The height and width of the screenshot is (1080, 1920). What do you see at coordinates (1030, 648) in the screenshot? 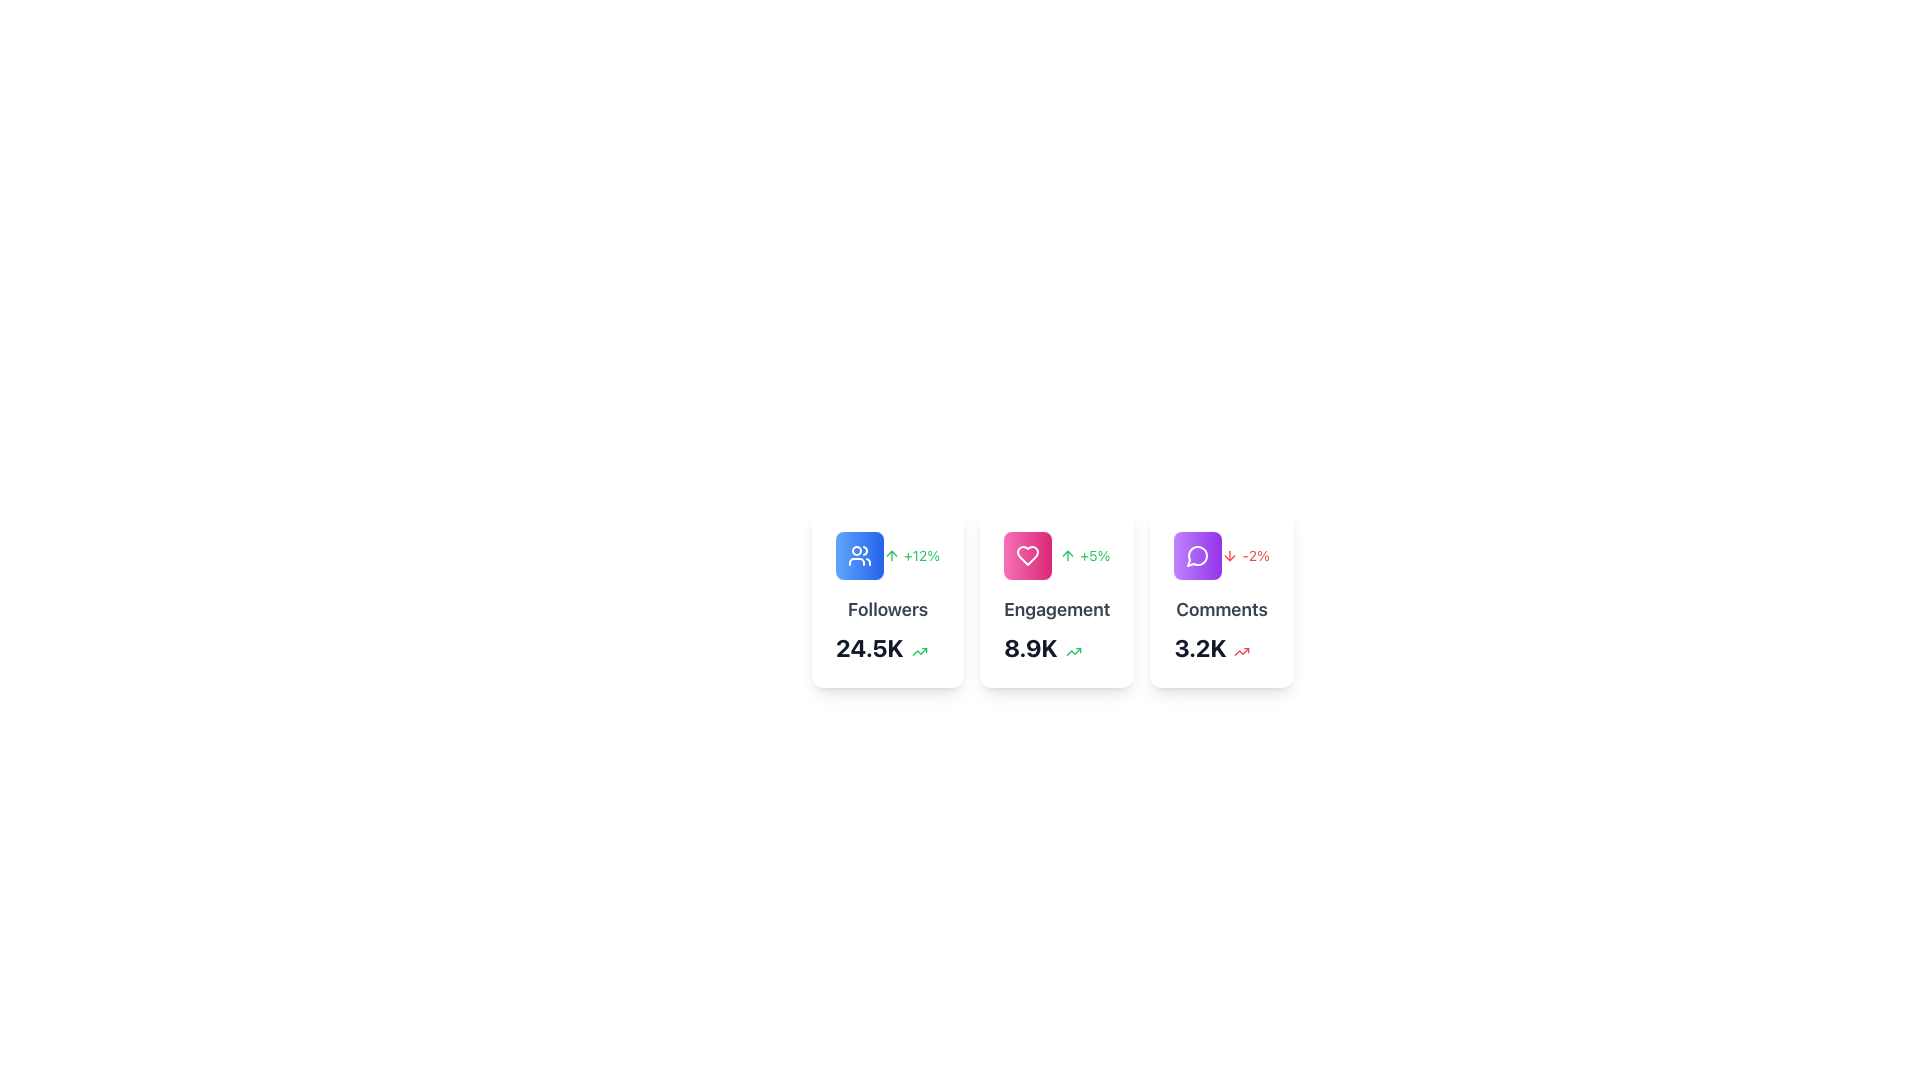
I see `the engagement metrics text label that displays numerical values for user interactions, located below the 'Engagement' label with a pink icon above it` at bounding box center [1030, 648].